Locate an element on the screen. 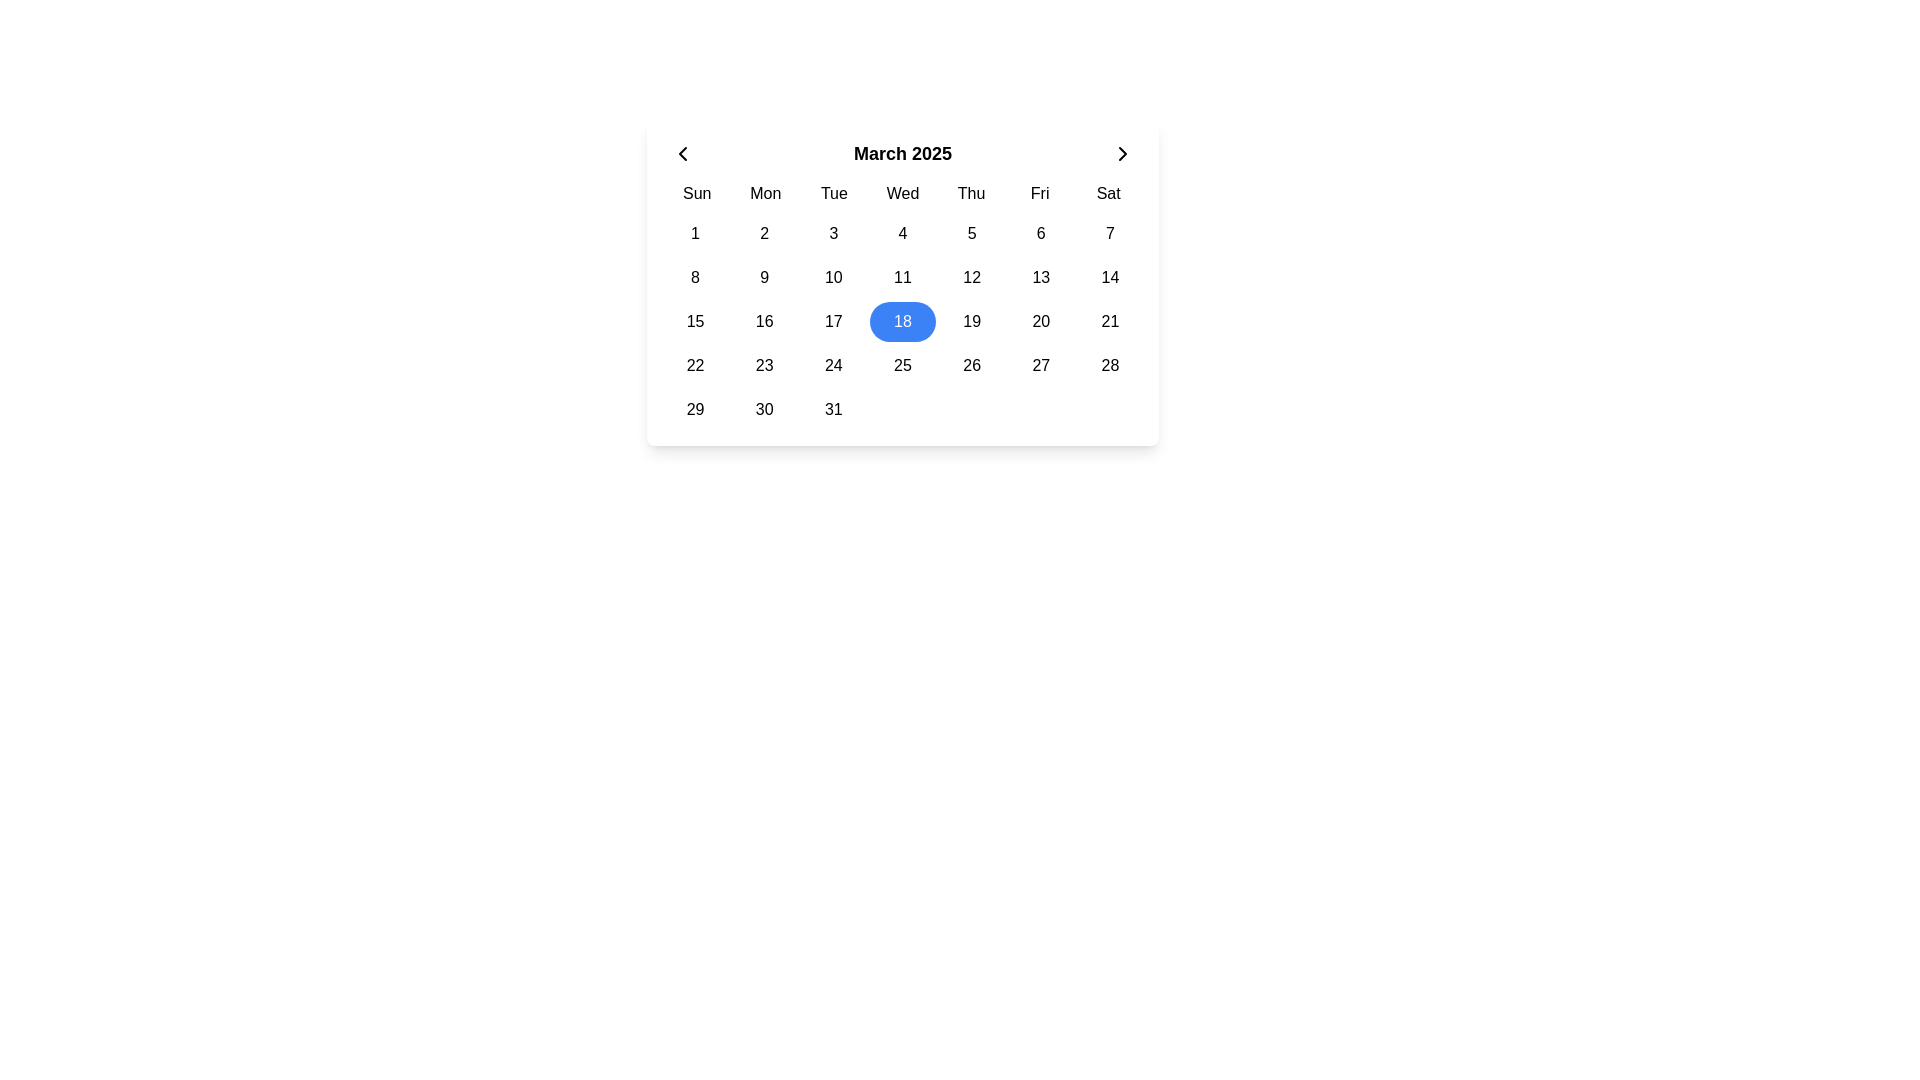 This screenshot has height=1080, width=1920. the interactive calendar button located in the third row and third column of the calendar grid is located at coordinates (833, 320).